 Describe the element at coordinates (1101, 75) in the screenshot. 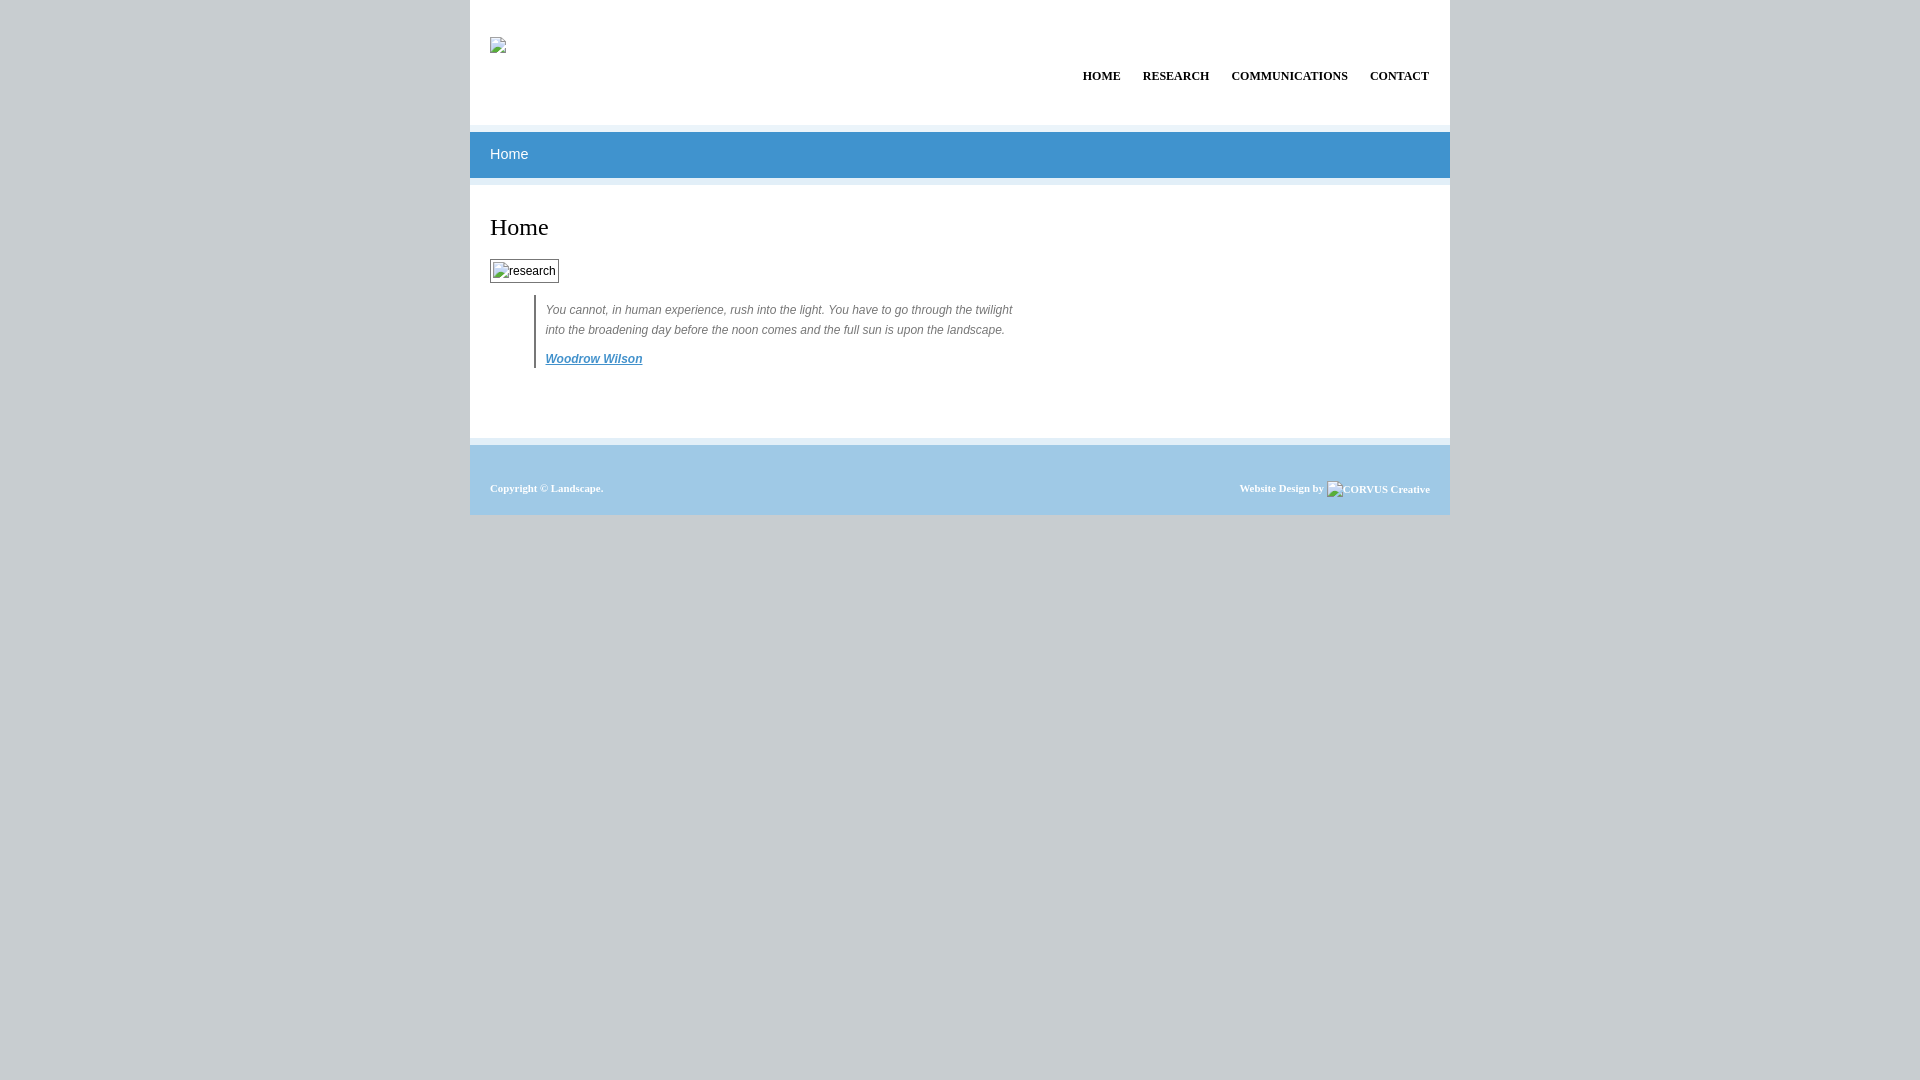

I see `'HOME'` at that location.